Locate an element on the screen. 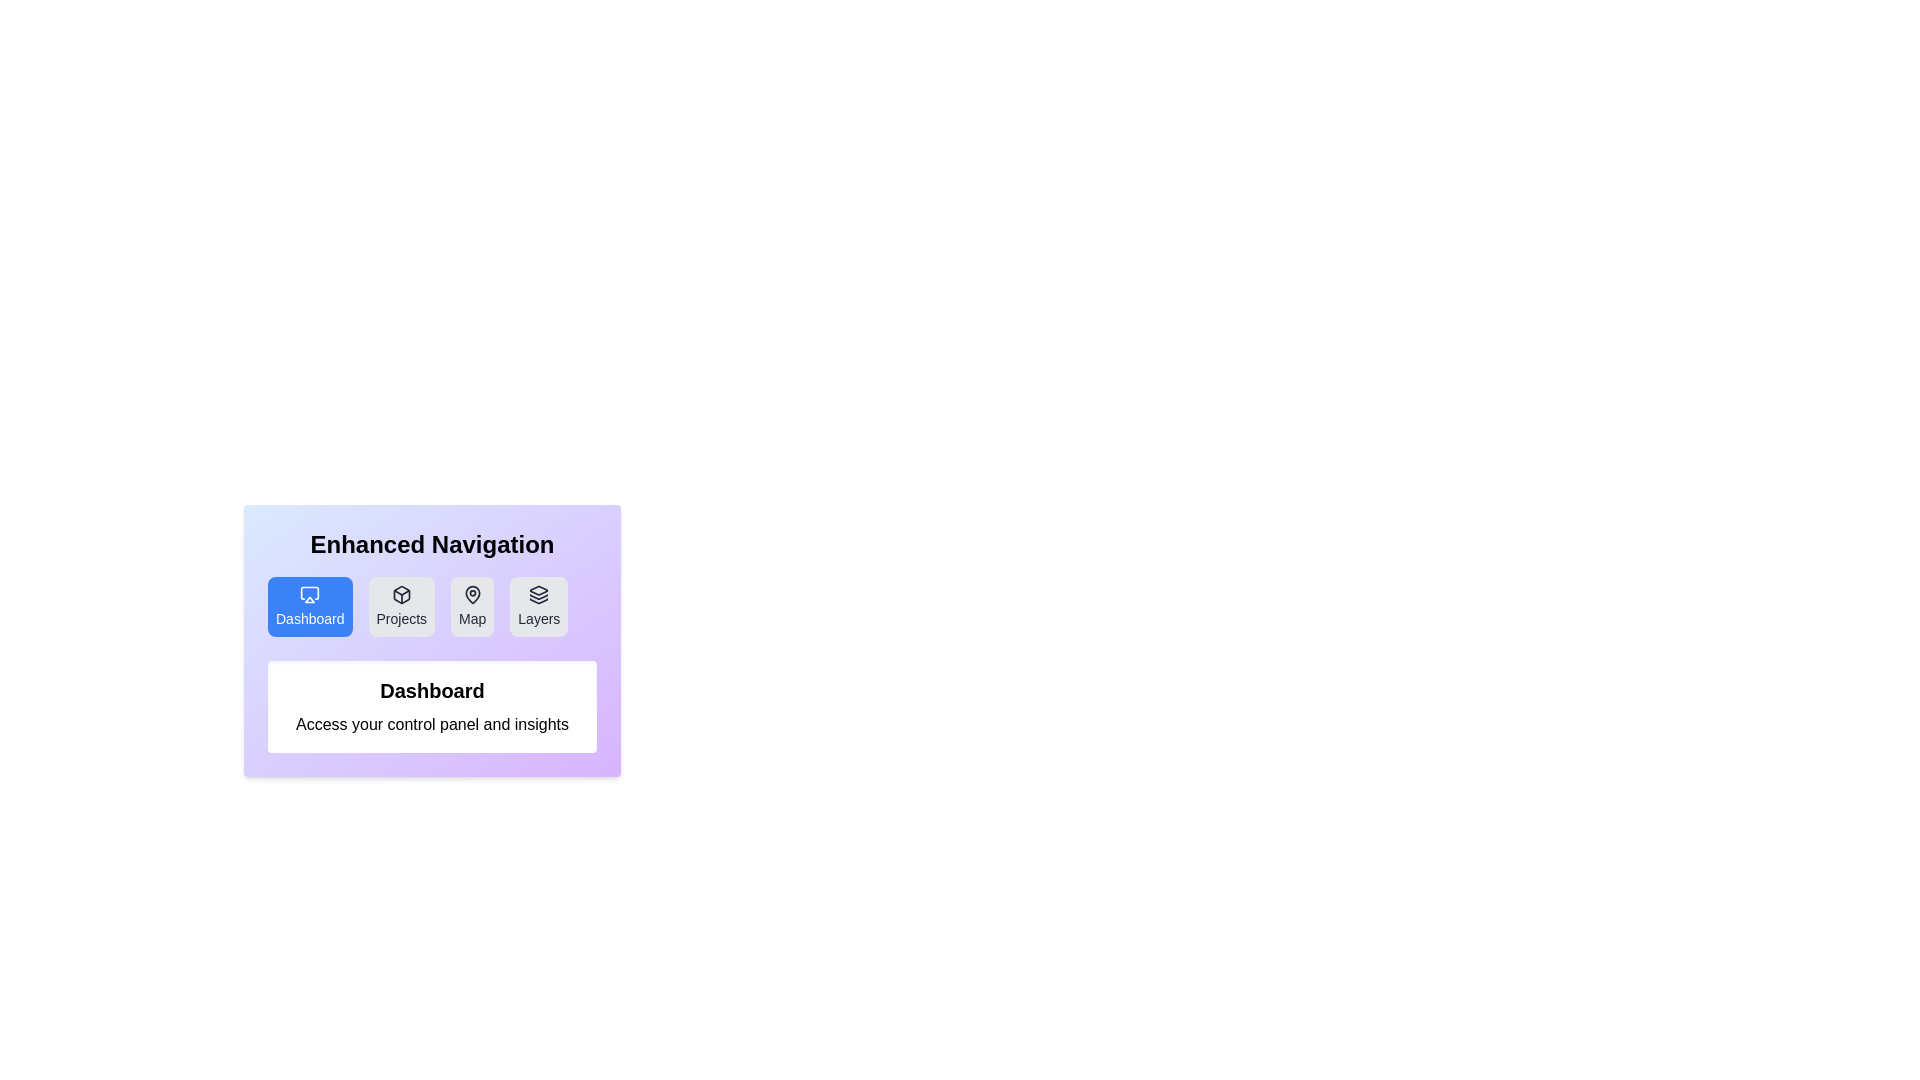  the tab labeled Map to observe its hover effect is located at coordinates (471, 605).